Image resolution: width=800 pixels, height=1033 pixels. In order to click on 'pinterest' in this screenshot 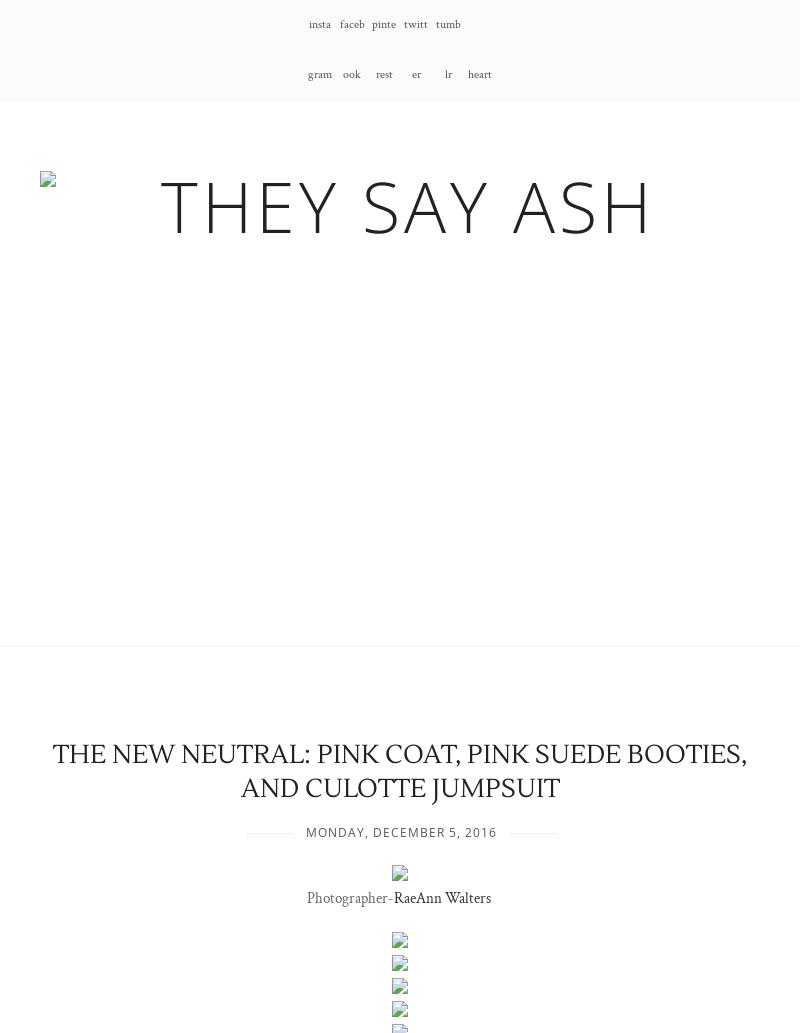, I will do `click(383, 49)`.